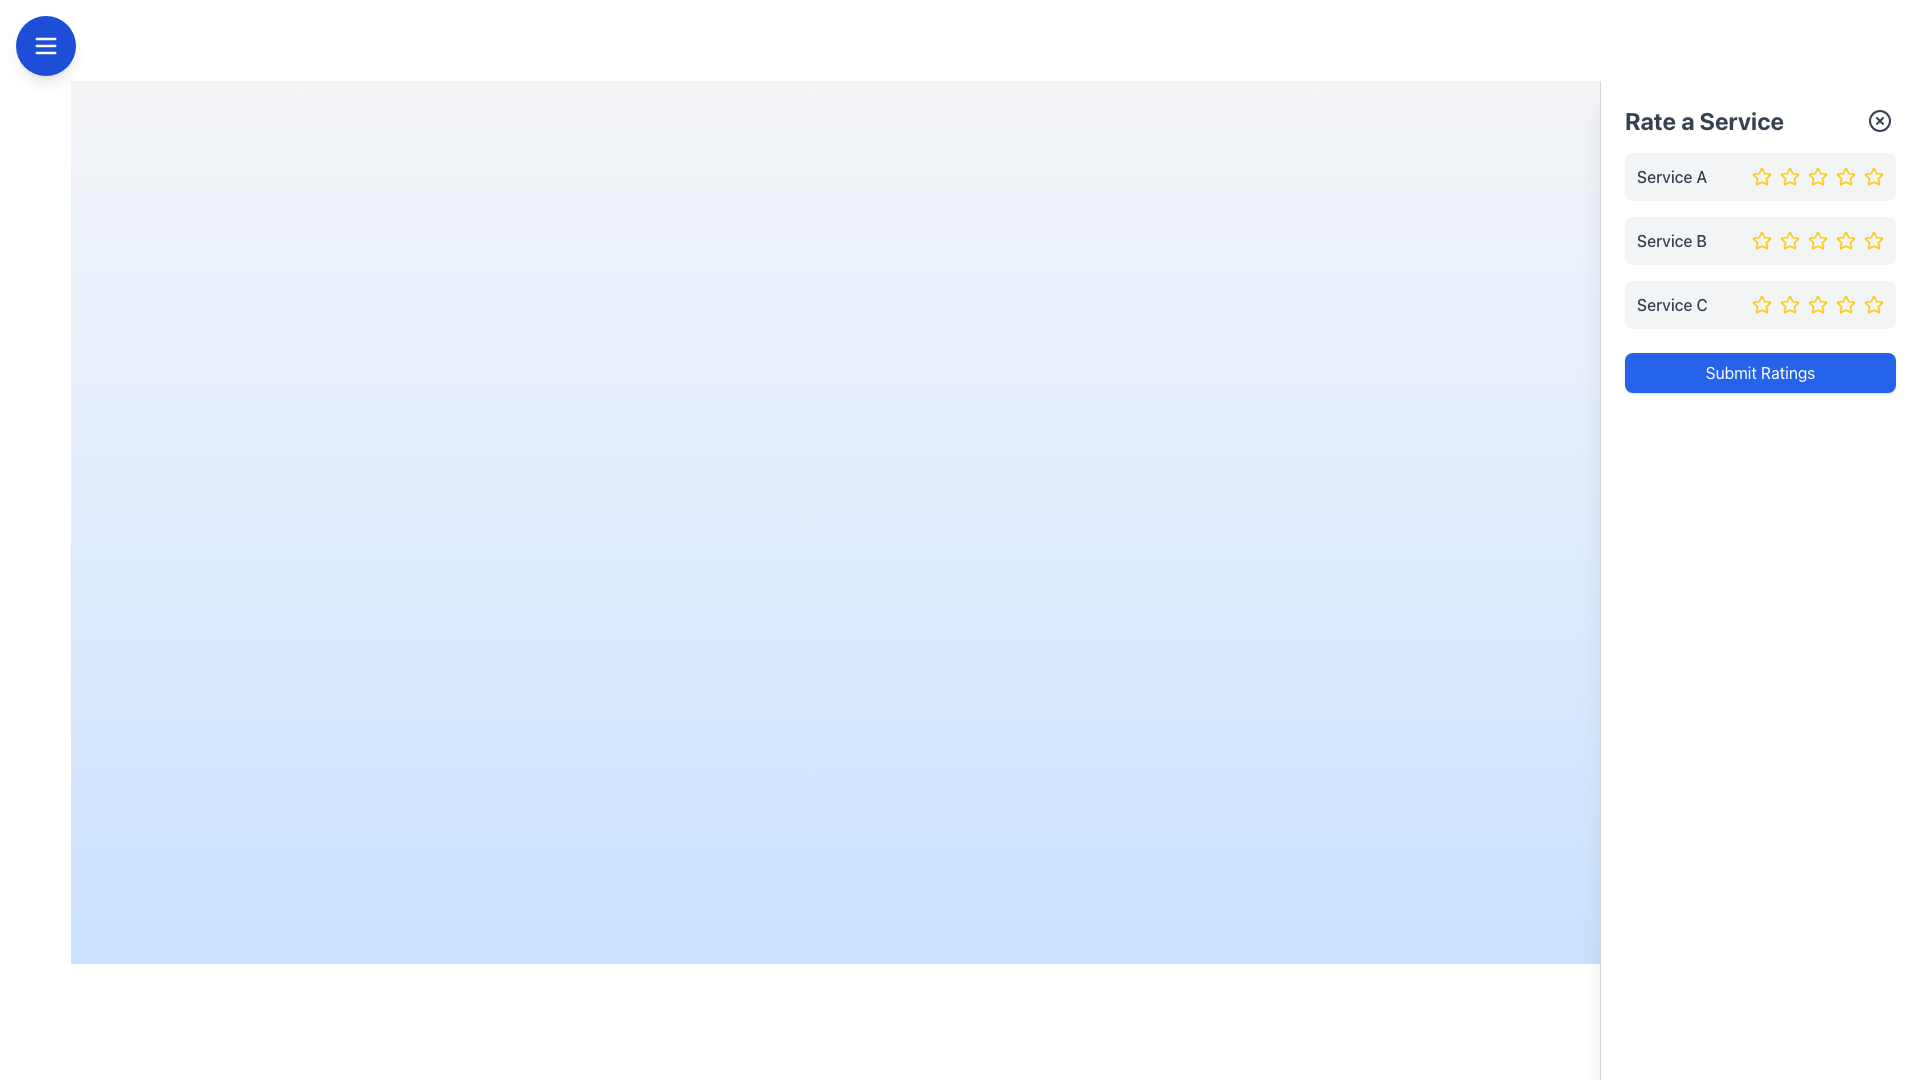  Describe the element at coordinates (1879, 120) in the screenshot. I see `the close button located at the top-right corner of the 'Rate a Service' section` at that location.